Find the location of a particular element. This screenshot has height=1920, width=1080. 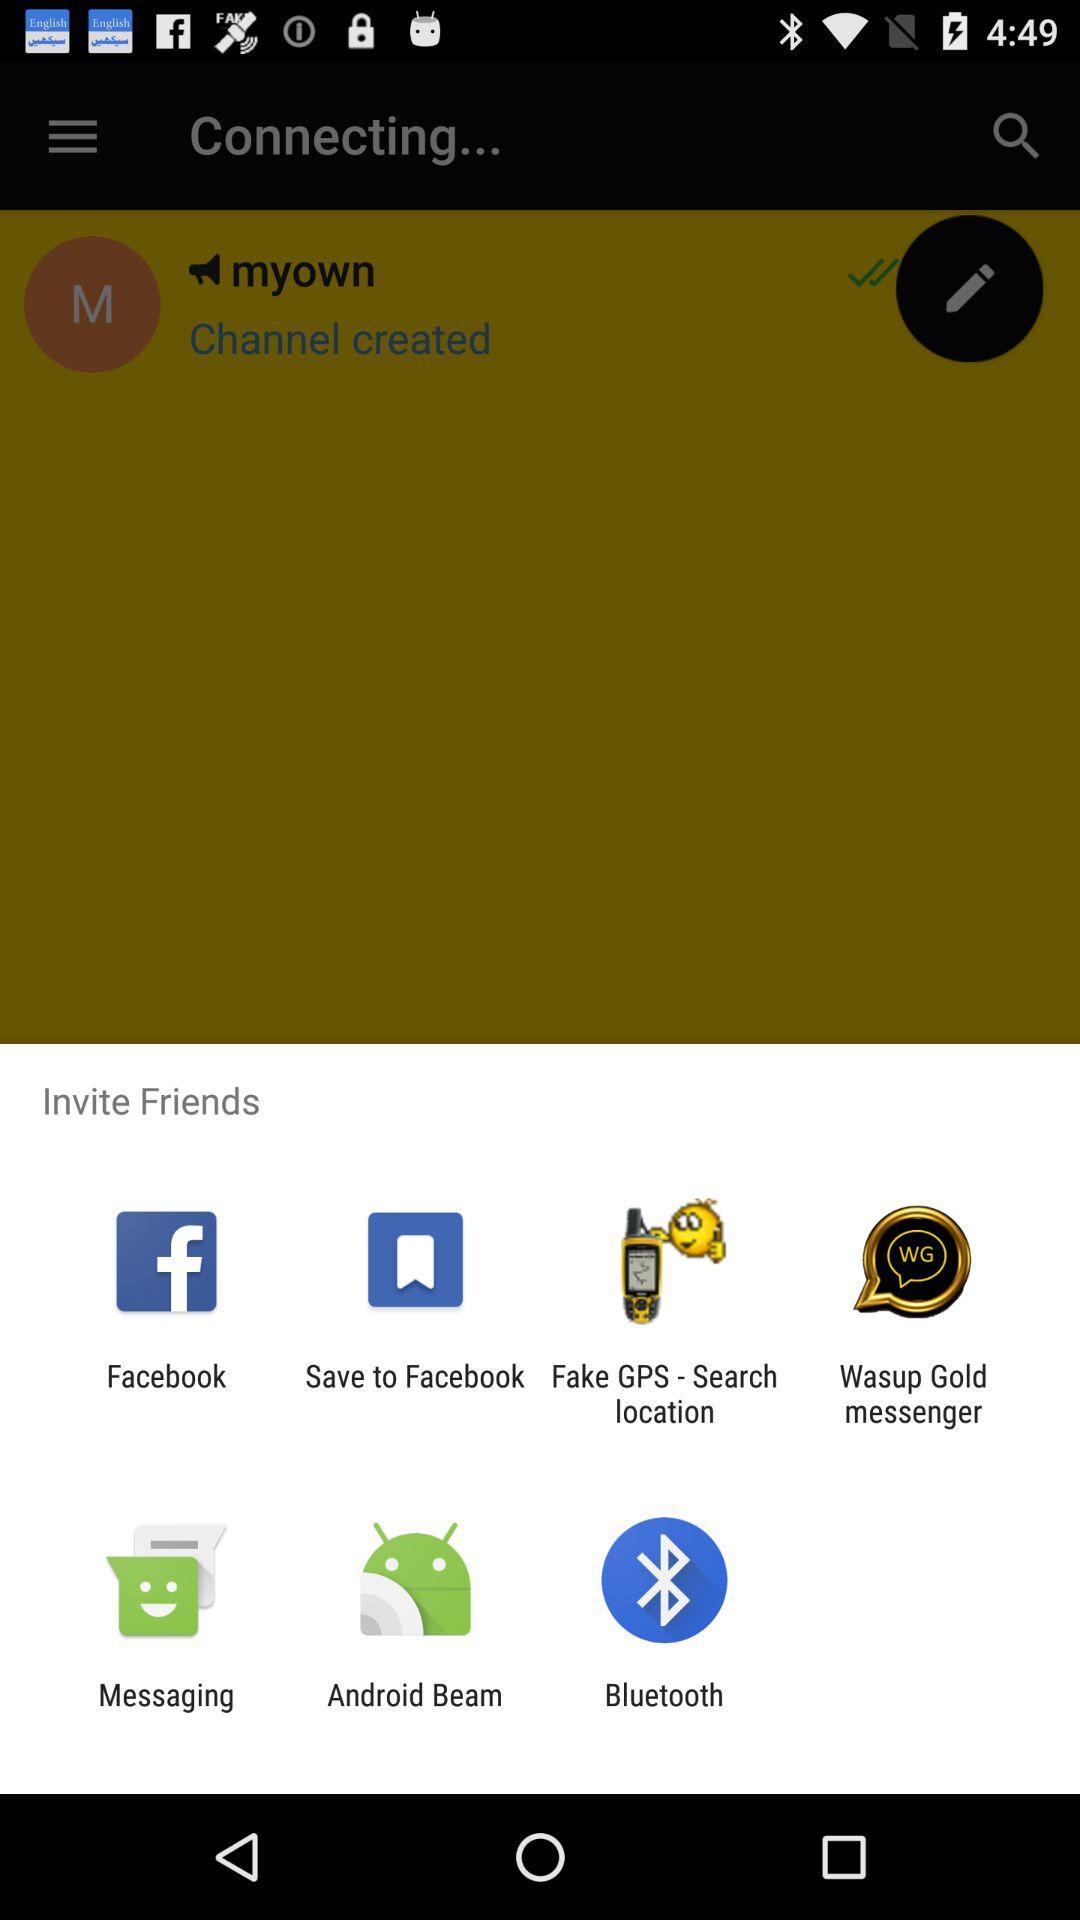

the app to the left of the bluetooth icon is located at coordinates (414, 1711).